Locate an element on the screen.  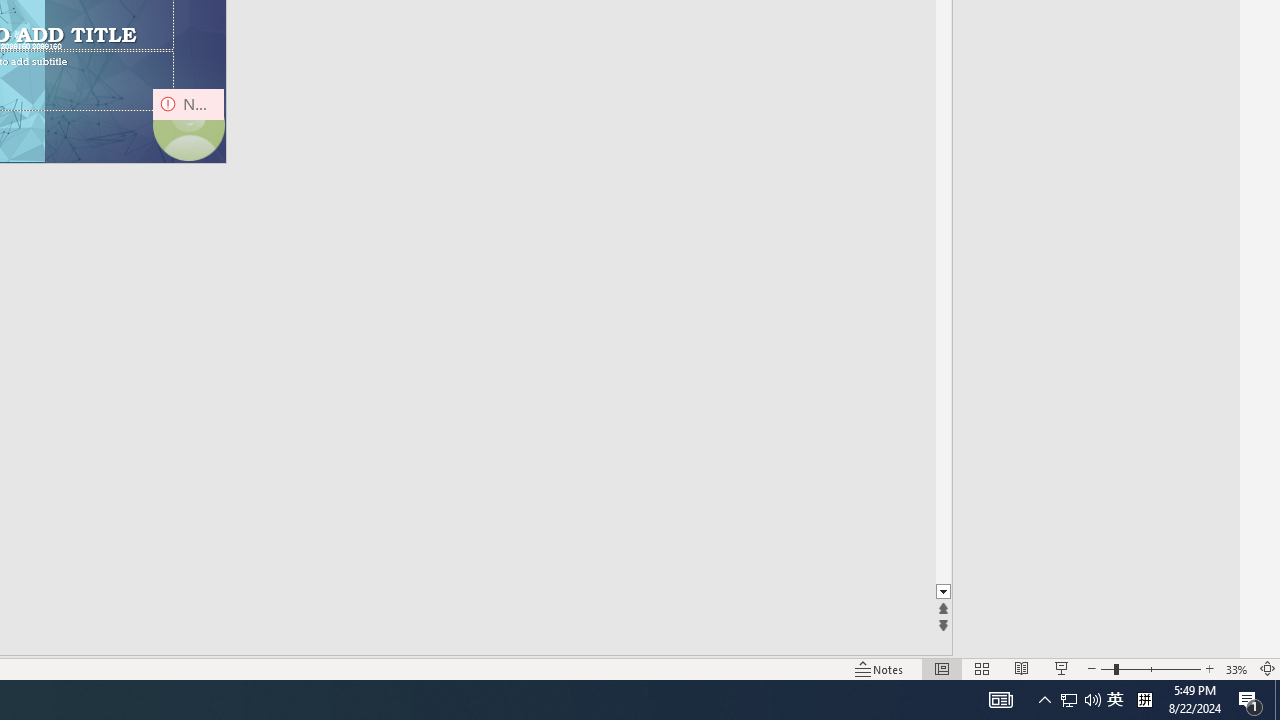
'Camera 16, No camera detected.' is located at coordinates (188, 124).